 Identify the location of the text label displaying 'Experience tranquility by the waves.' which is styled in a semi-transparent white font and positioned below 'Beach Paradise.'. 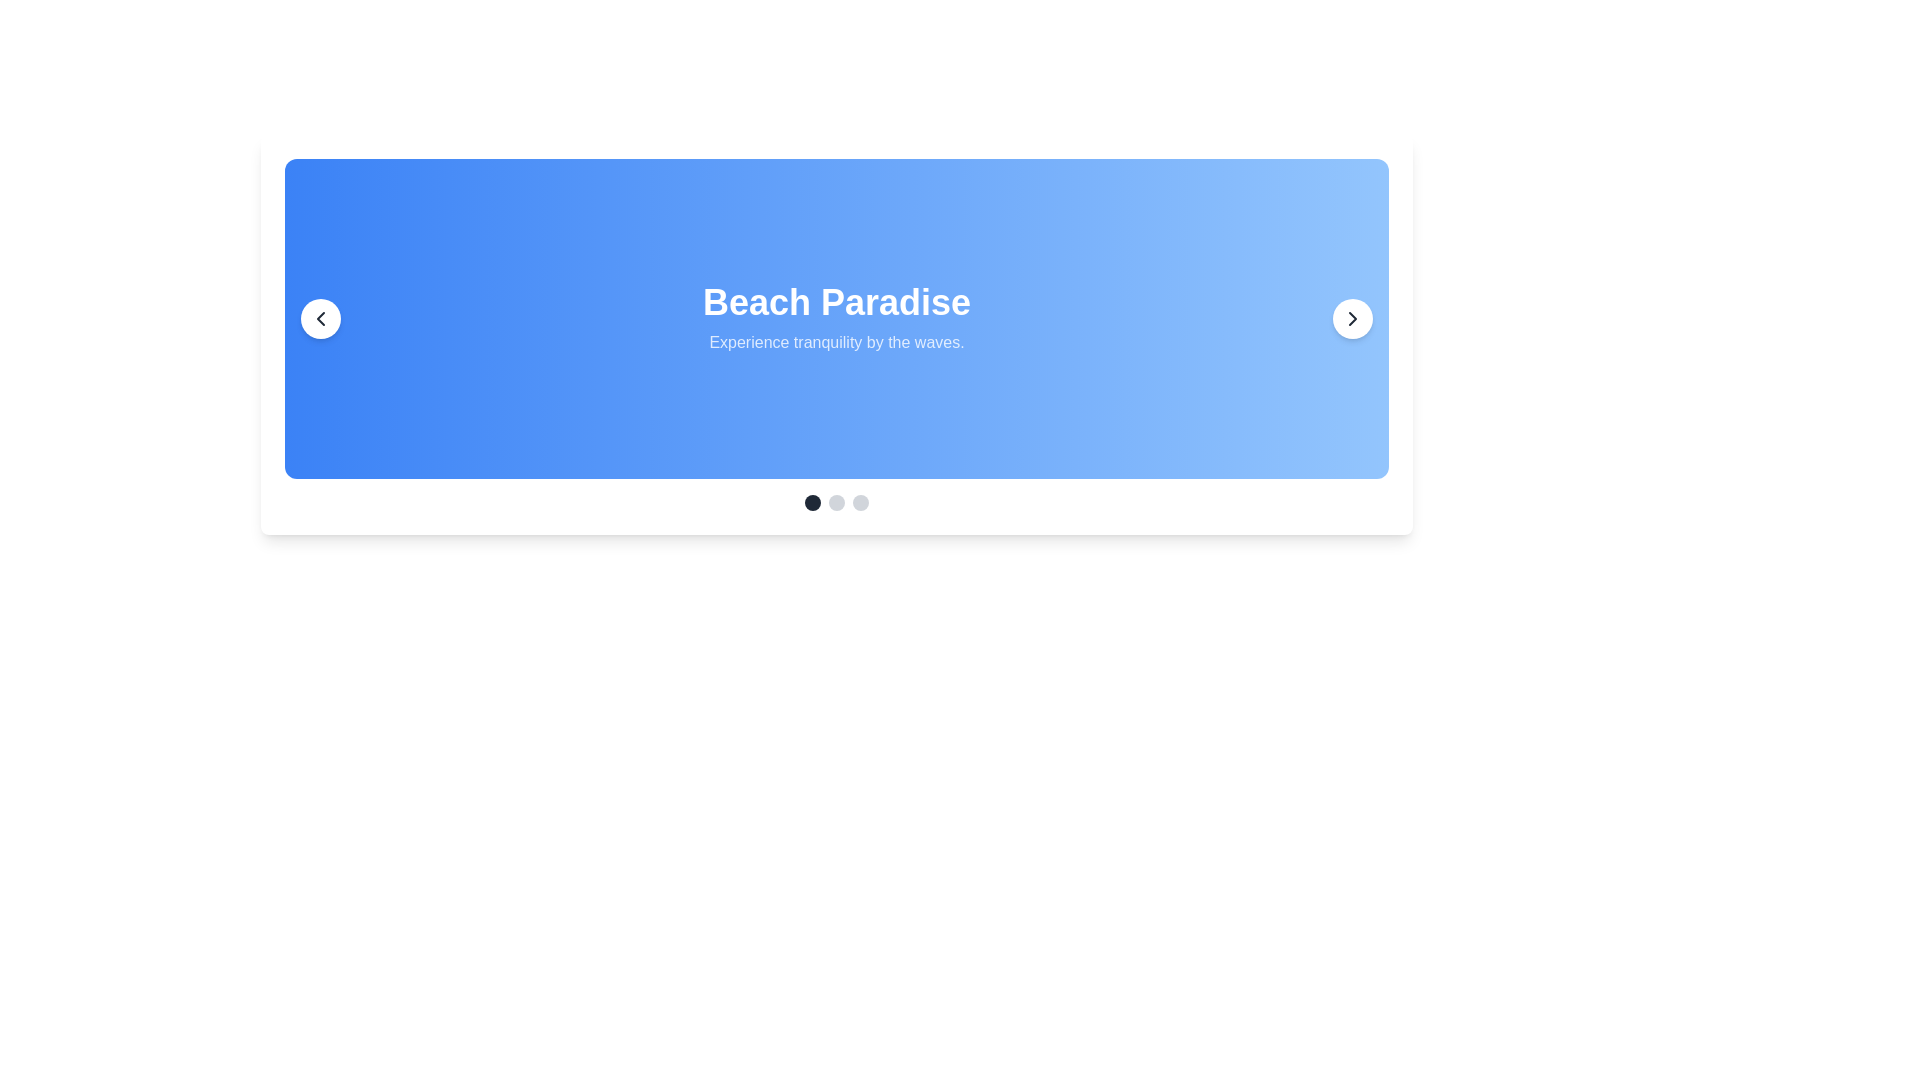
(836, 342).